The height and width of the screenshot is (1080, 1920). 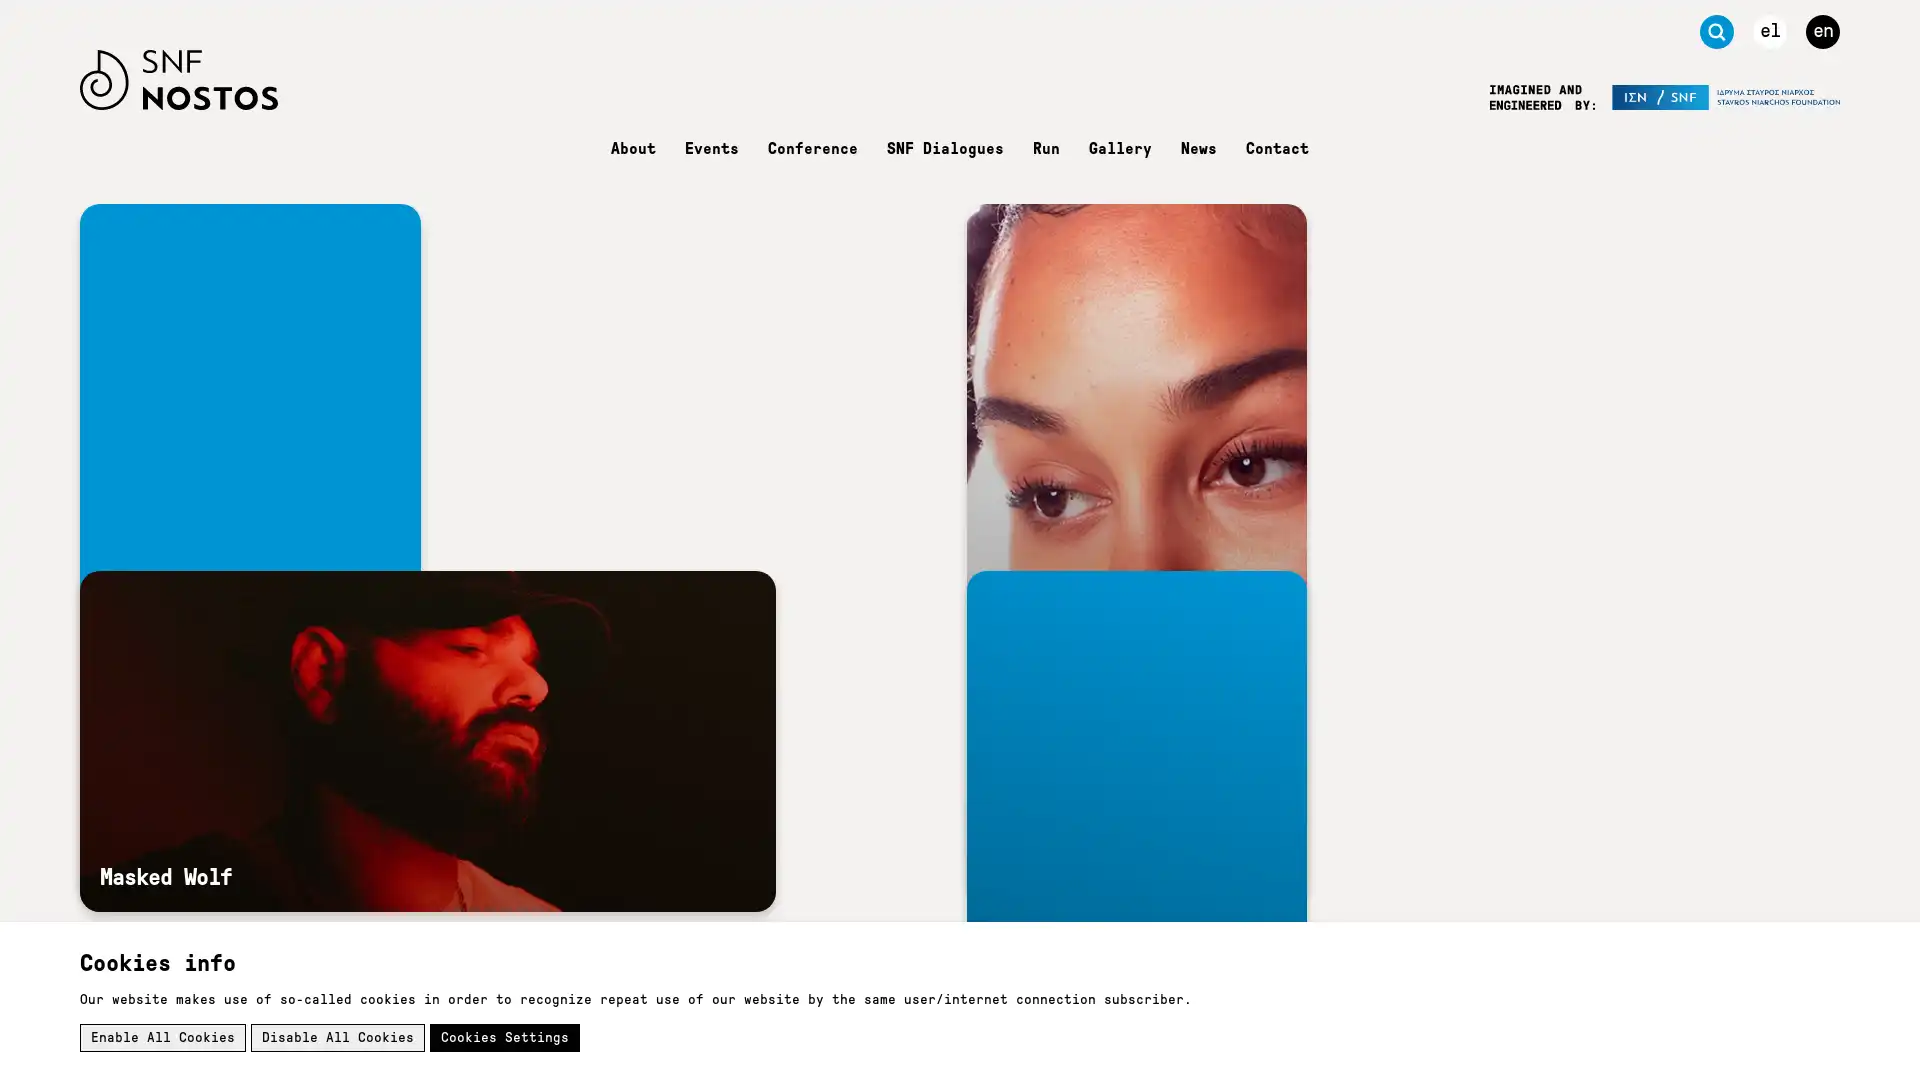 I want to click on Cookies Settings, so click(x=504, y=1036).